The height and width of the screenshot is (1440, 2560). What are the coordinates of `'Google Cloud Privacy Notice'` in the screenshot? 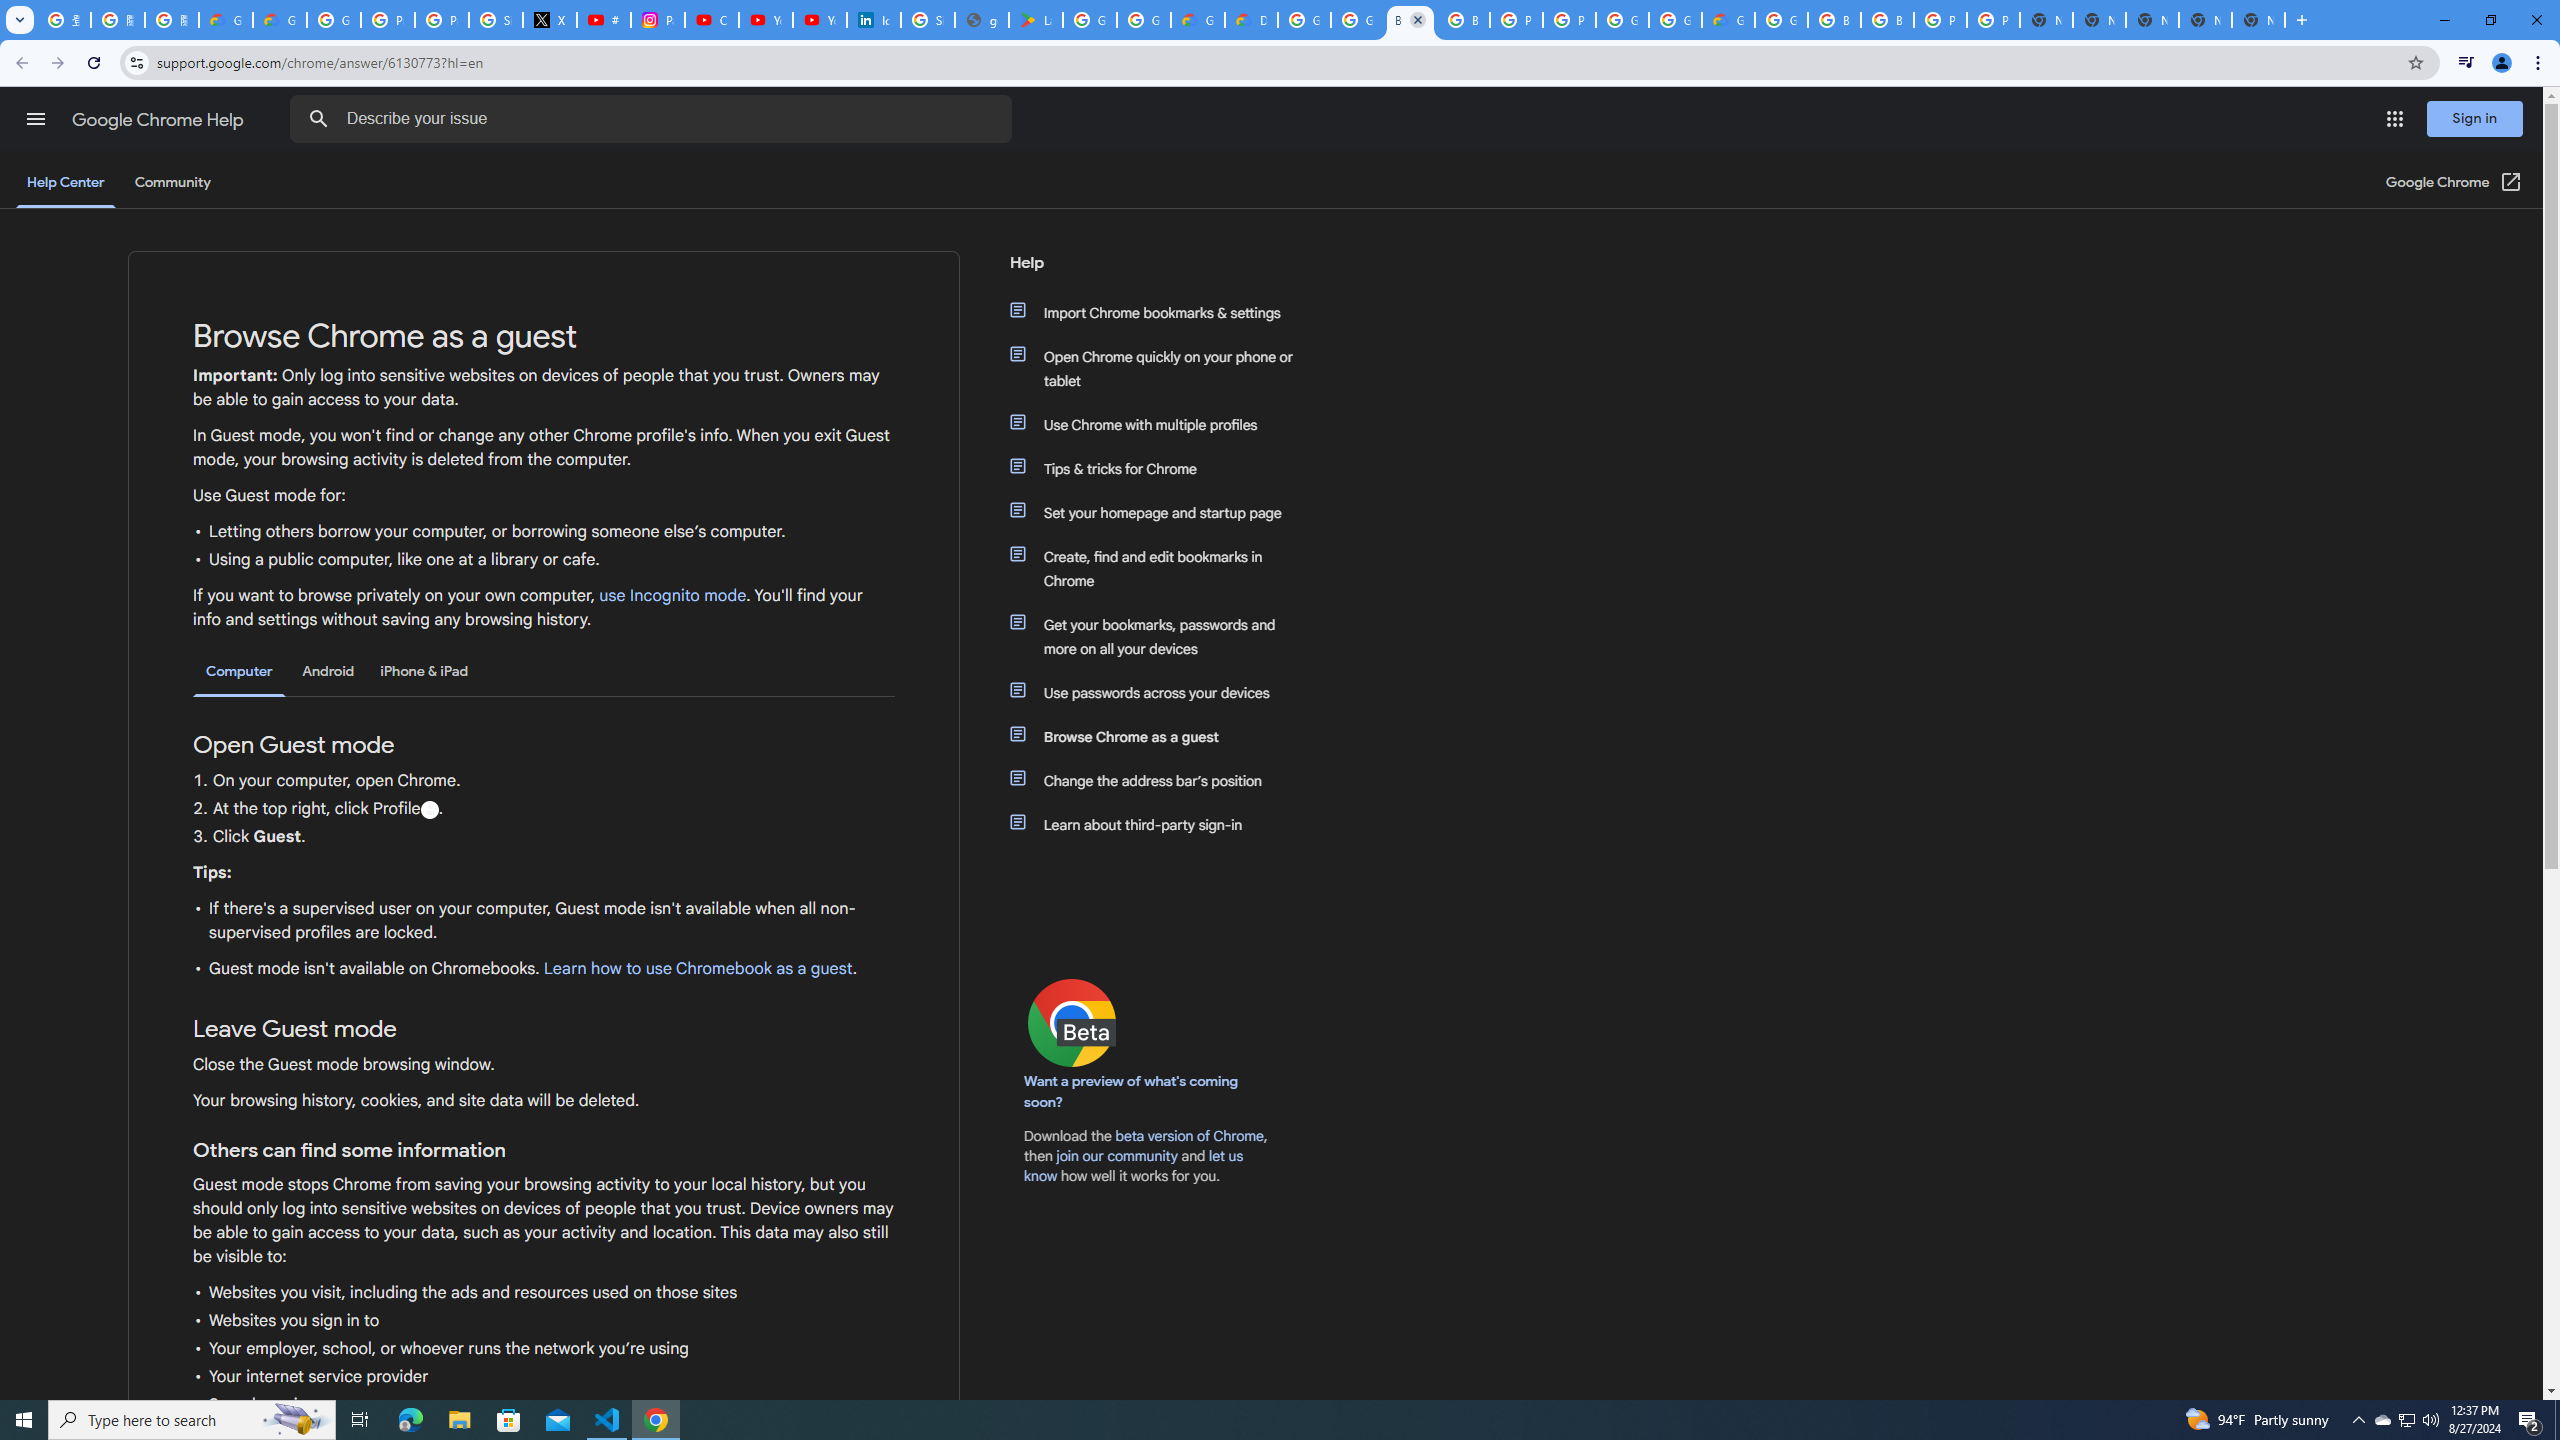 It's located at (278, 19).